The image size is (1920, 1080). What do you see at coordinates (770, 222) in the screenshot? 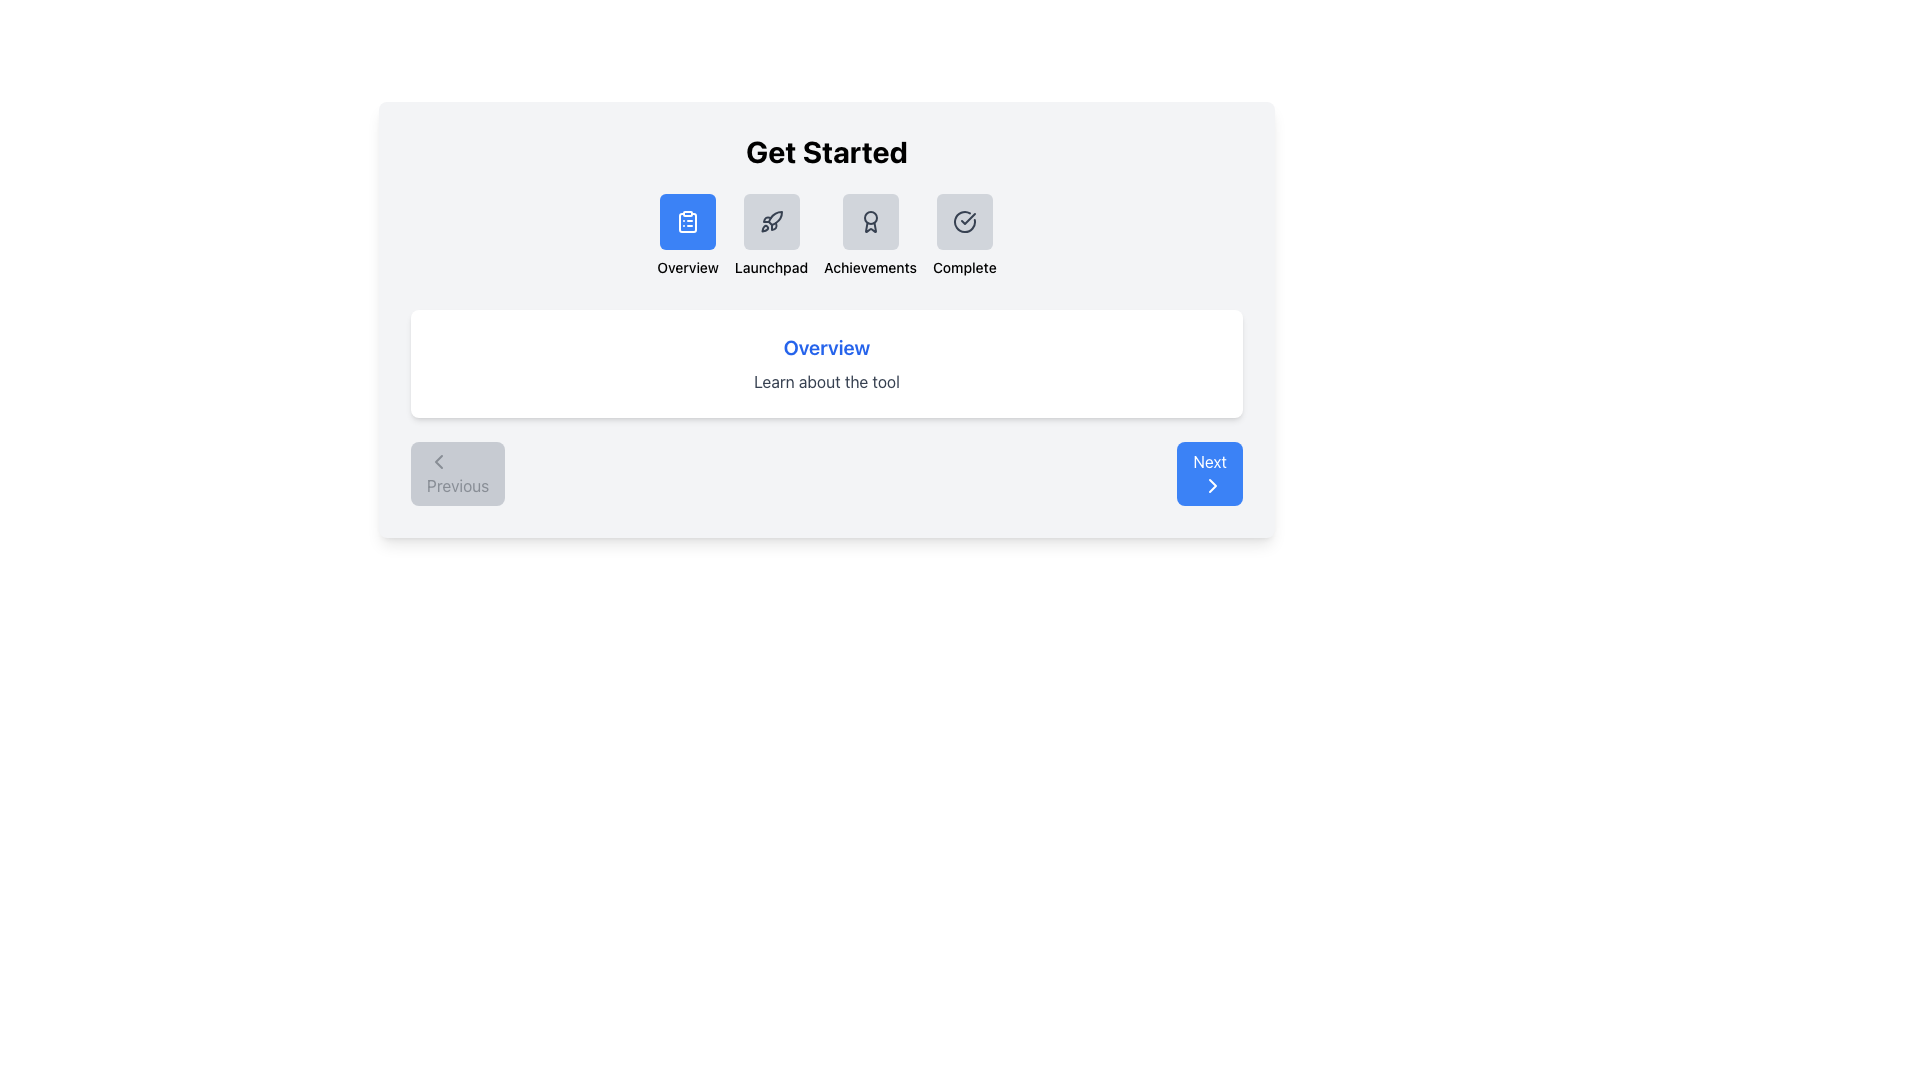
I see `the second icon in the horizontal navigation menu at the top of the main content area, which is a solid black rocket icon` at bounding box center [770, 222].